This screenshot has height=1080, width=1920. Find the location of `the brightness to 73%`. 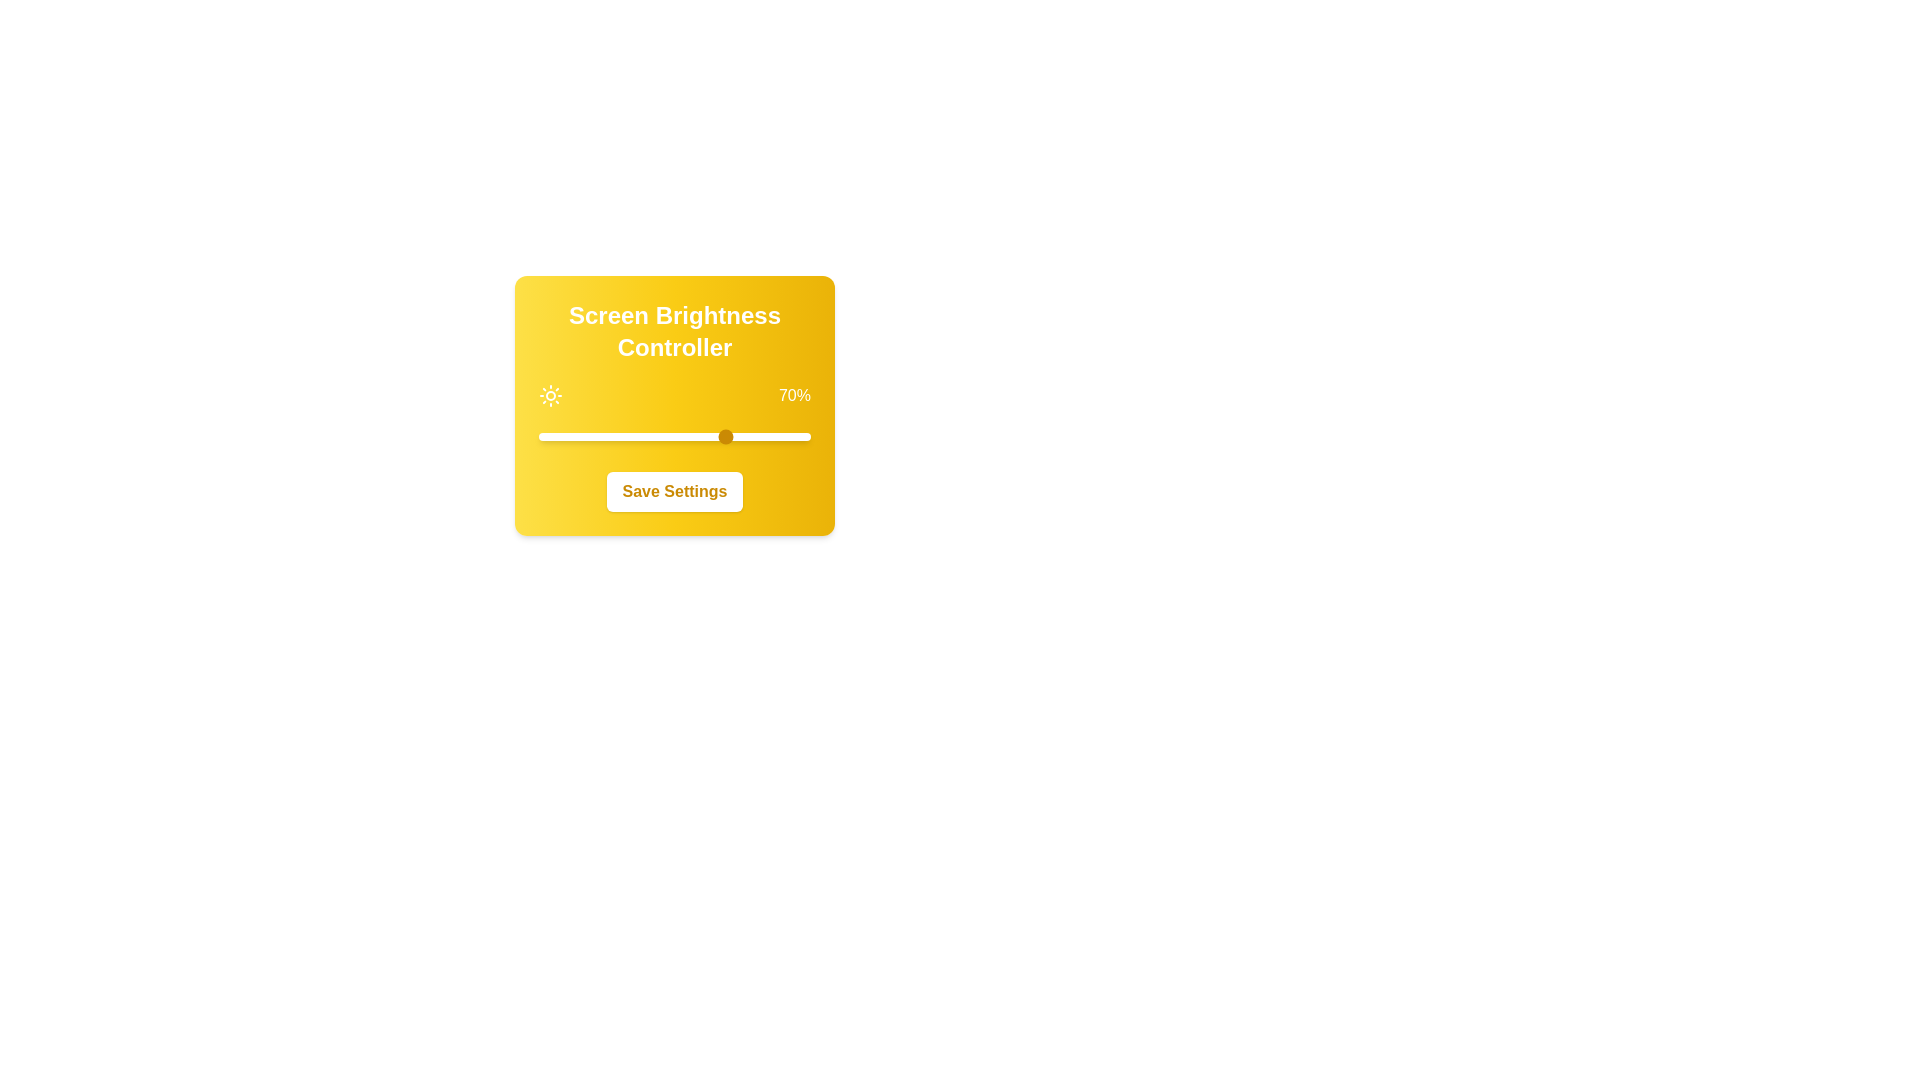

the brightness to 73% is located at coordinates (736, 435).